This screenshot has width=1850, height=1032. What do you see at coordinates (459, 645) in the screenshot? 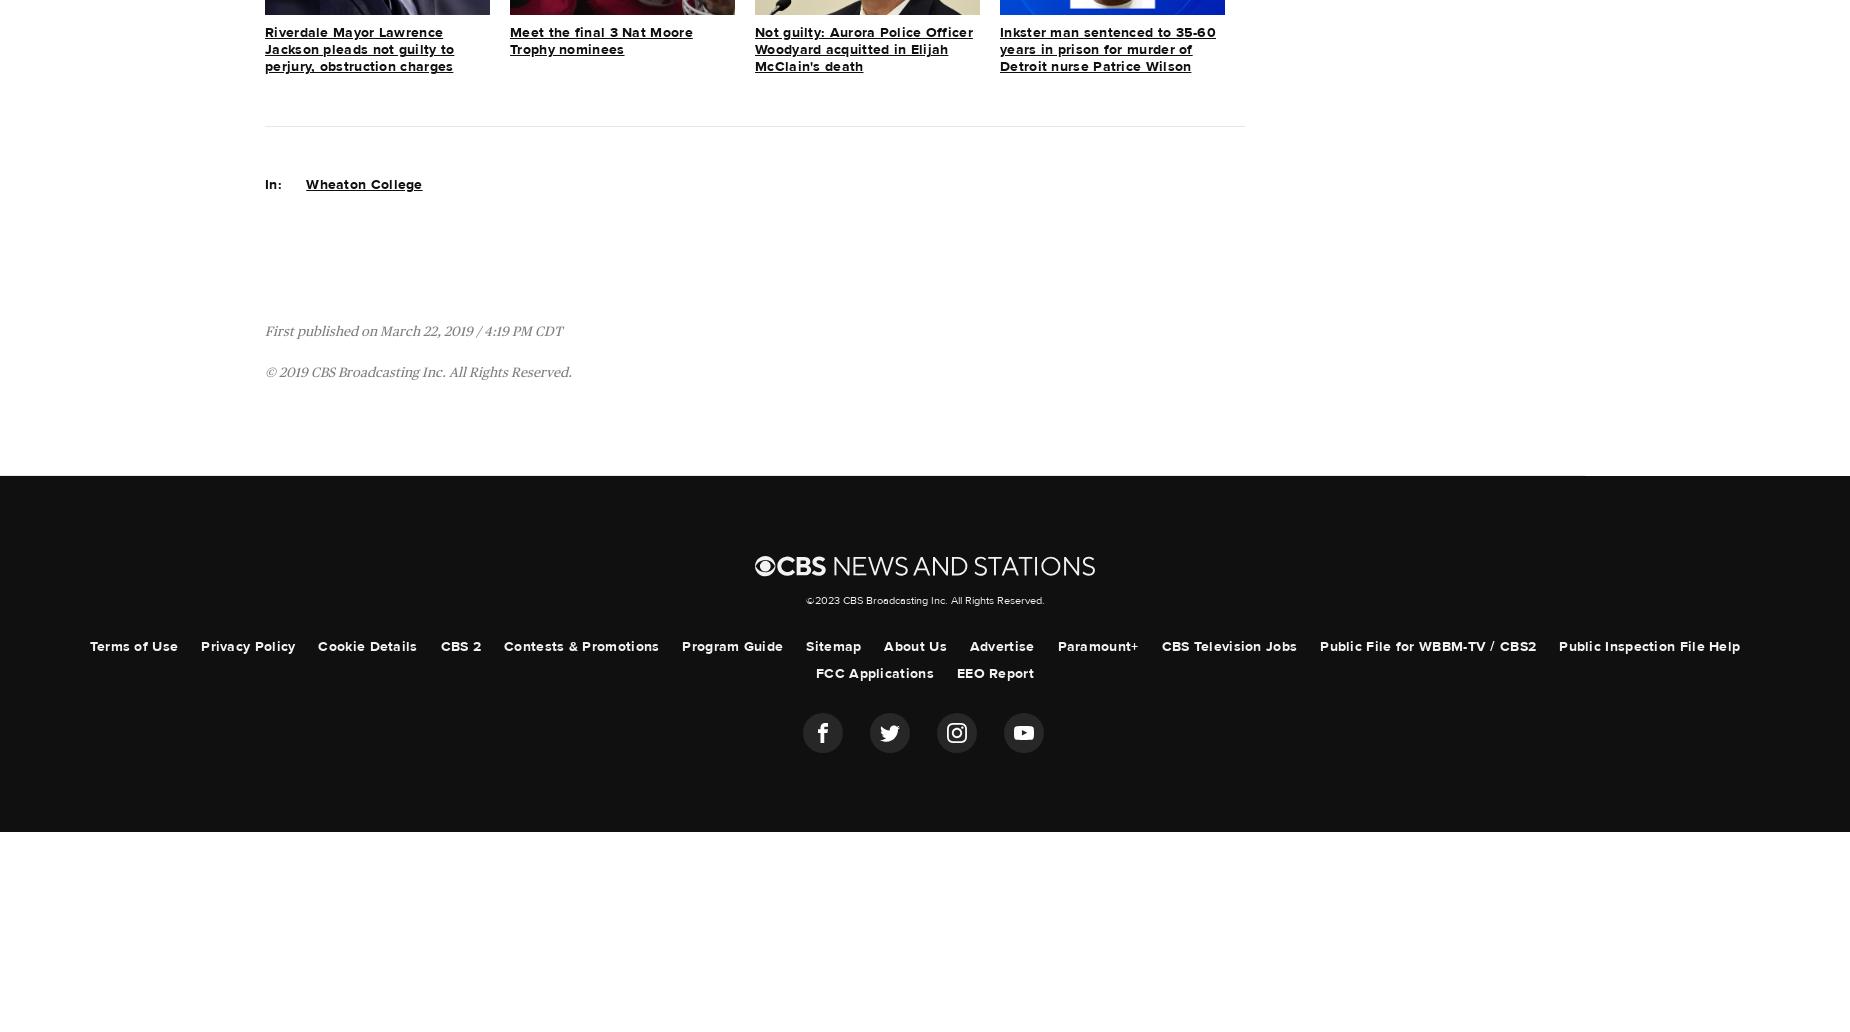
I see `'CBS 2'` at bounding box center [459, 645].